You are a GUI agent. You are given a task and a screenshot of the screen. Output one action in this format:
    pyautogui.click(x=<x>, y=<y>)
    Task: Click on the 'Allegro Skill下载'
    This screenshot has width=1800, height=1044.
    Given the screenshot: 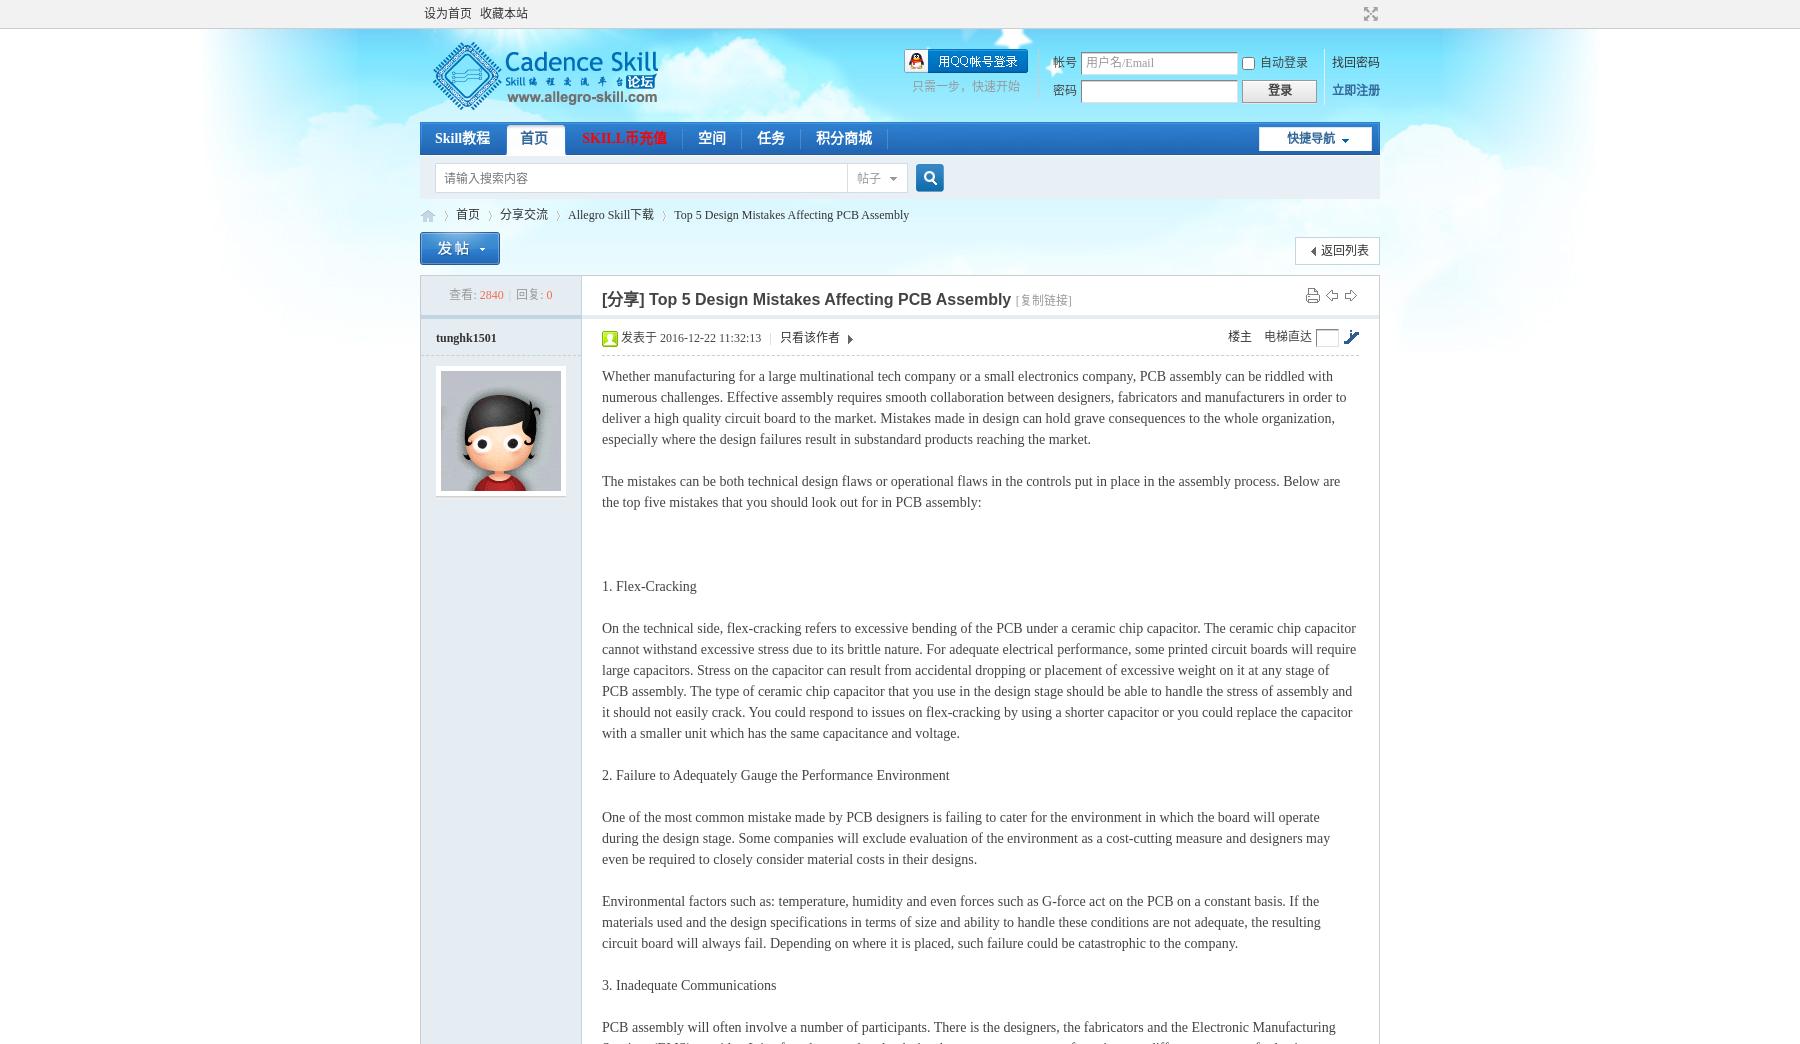 What is the action you would take?
    pyautogui.click(x=610, y=214)
    